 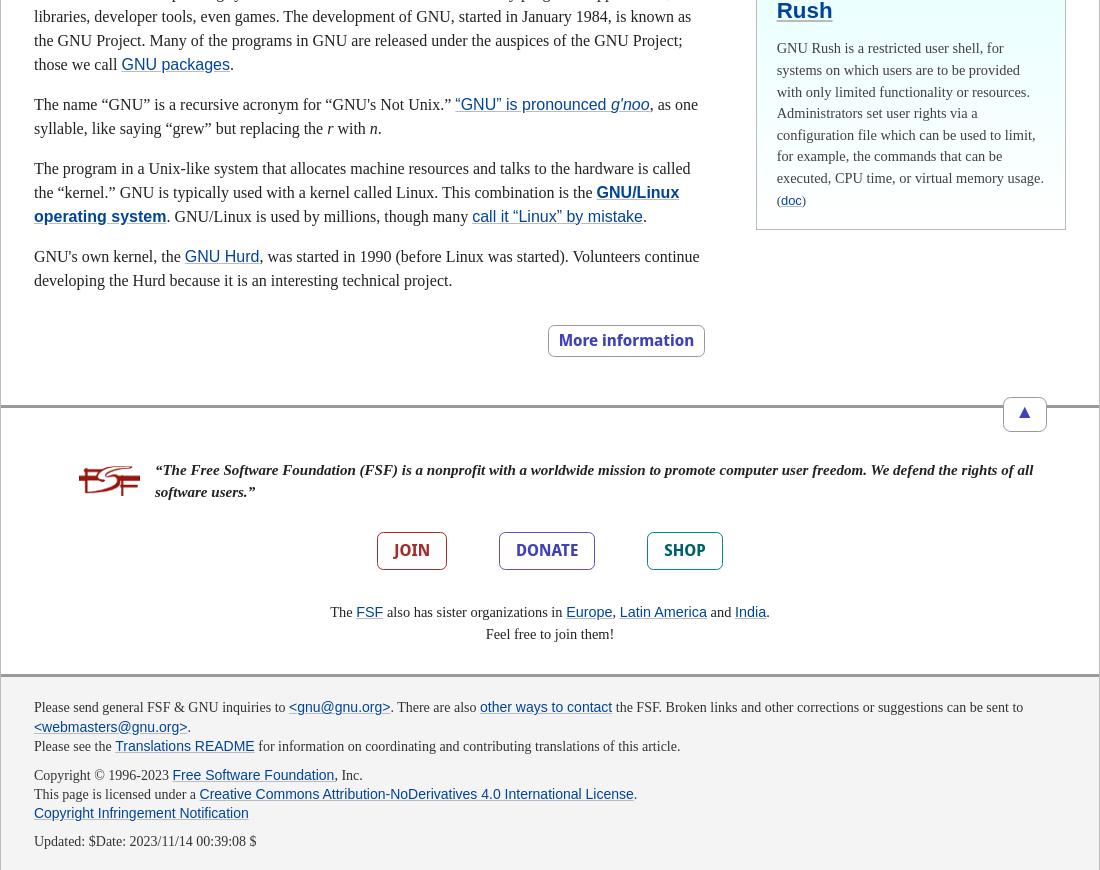 I want to click on 'SHOP', so click(x=684, y=549).